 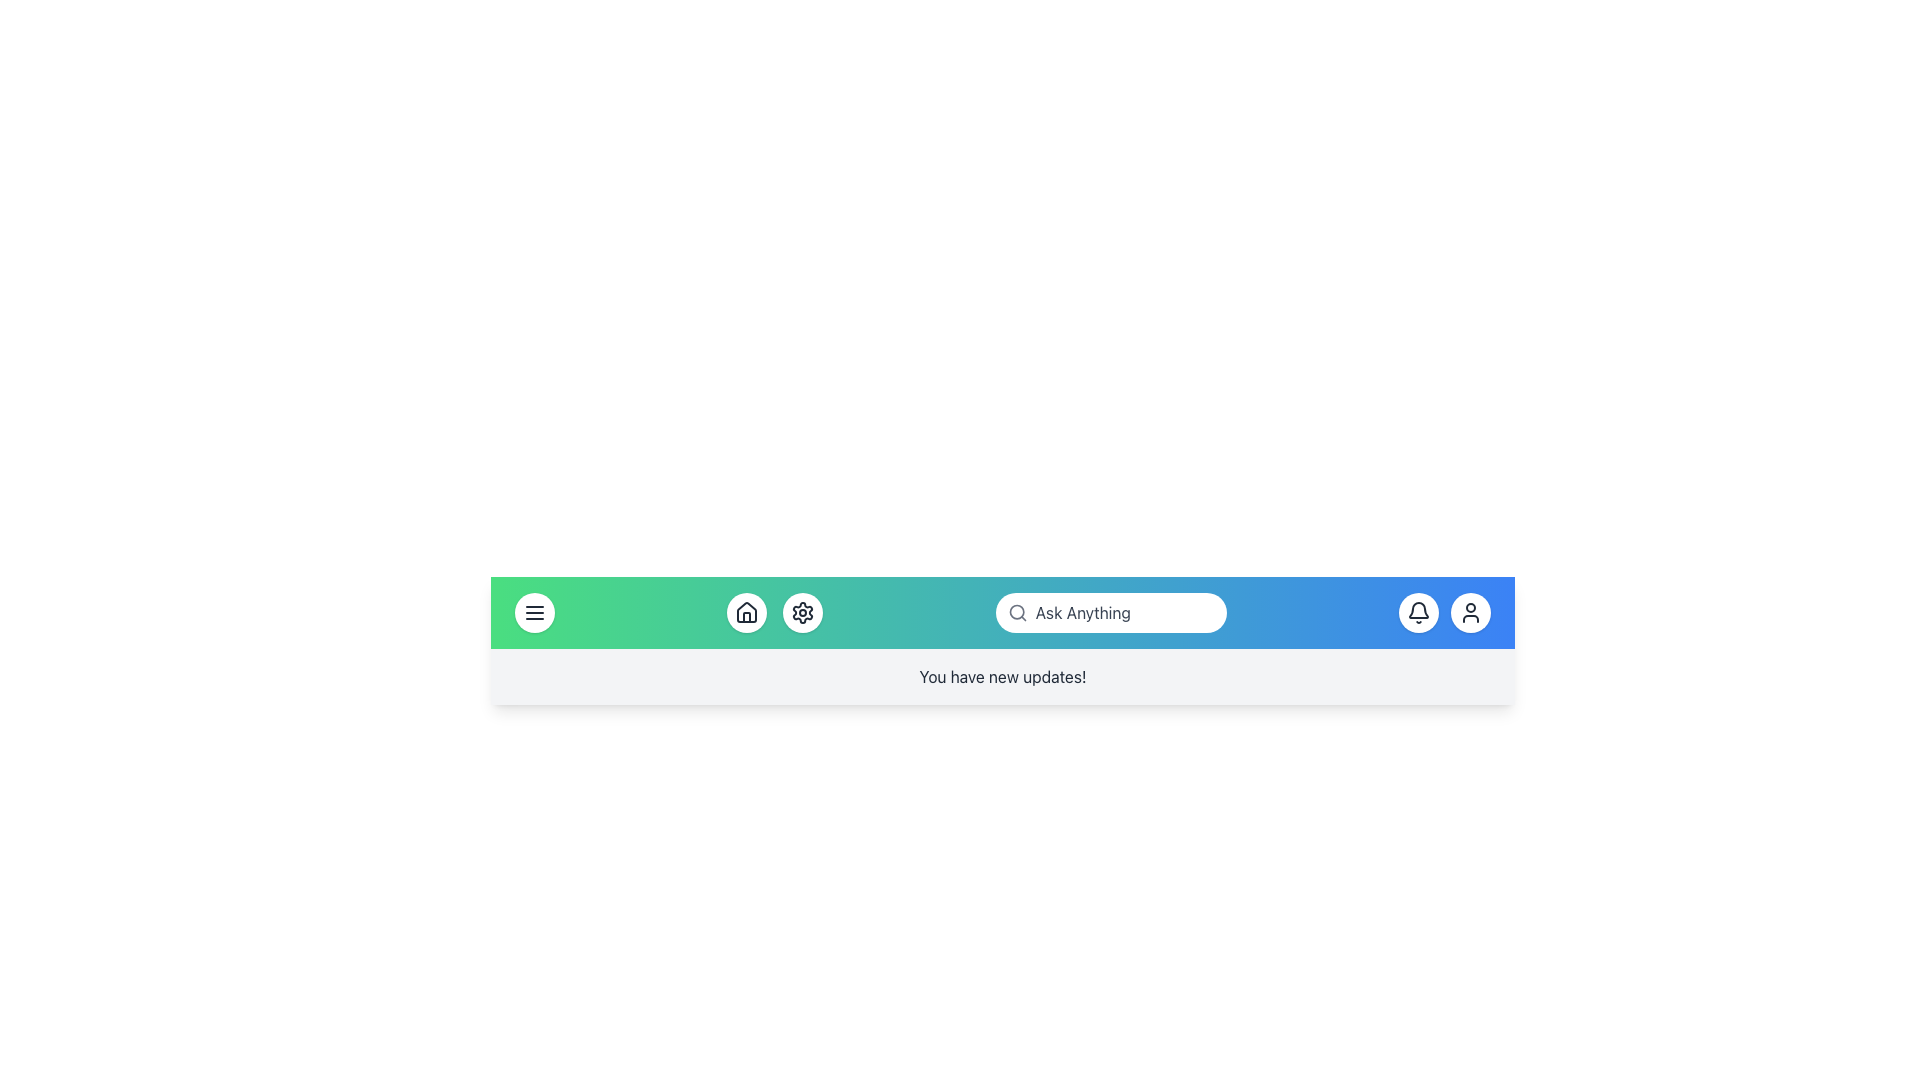 I want to click on the house icon, which is a minimalist line art design within a circular button located in the navigation bar at the bottom of the interface, so click(x=746, y=612).